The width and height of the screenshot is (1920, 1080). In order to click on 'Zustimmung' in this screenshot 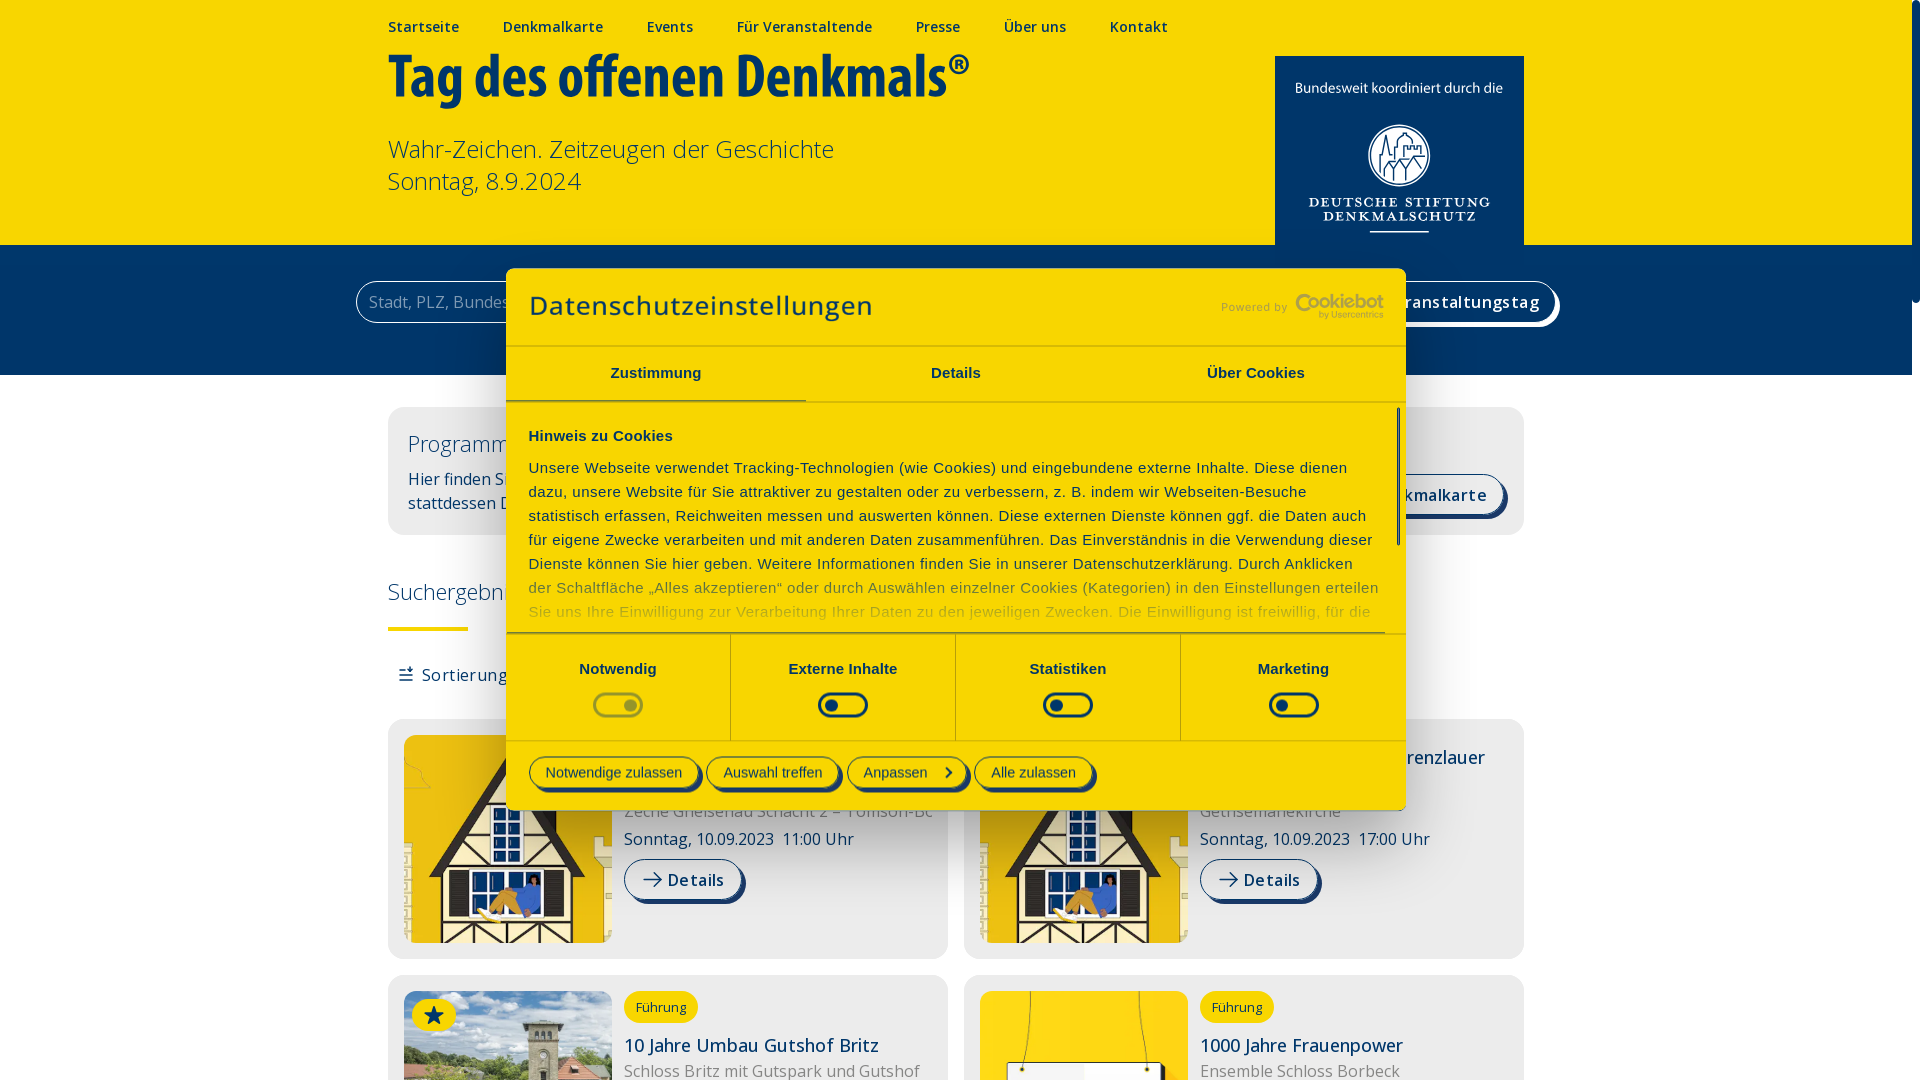, I will do `click(656, 373)`.